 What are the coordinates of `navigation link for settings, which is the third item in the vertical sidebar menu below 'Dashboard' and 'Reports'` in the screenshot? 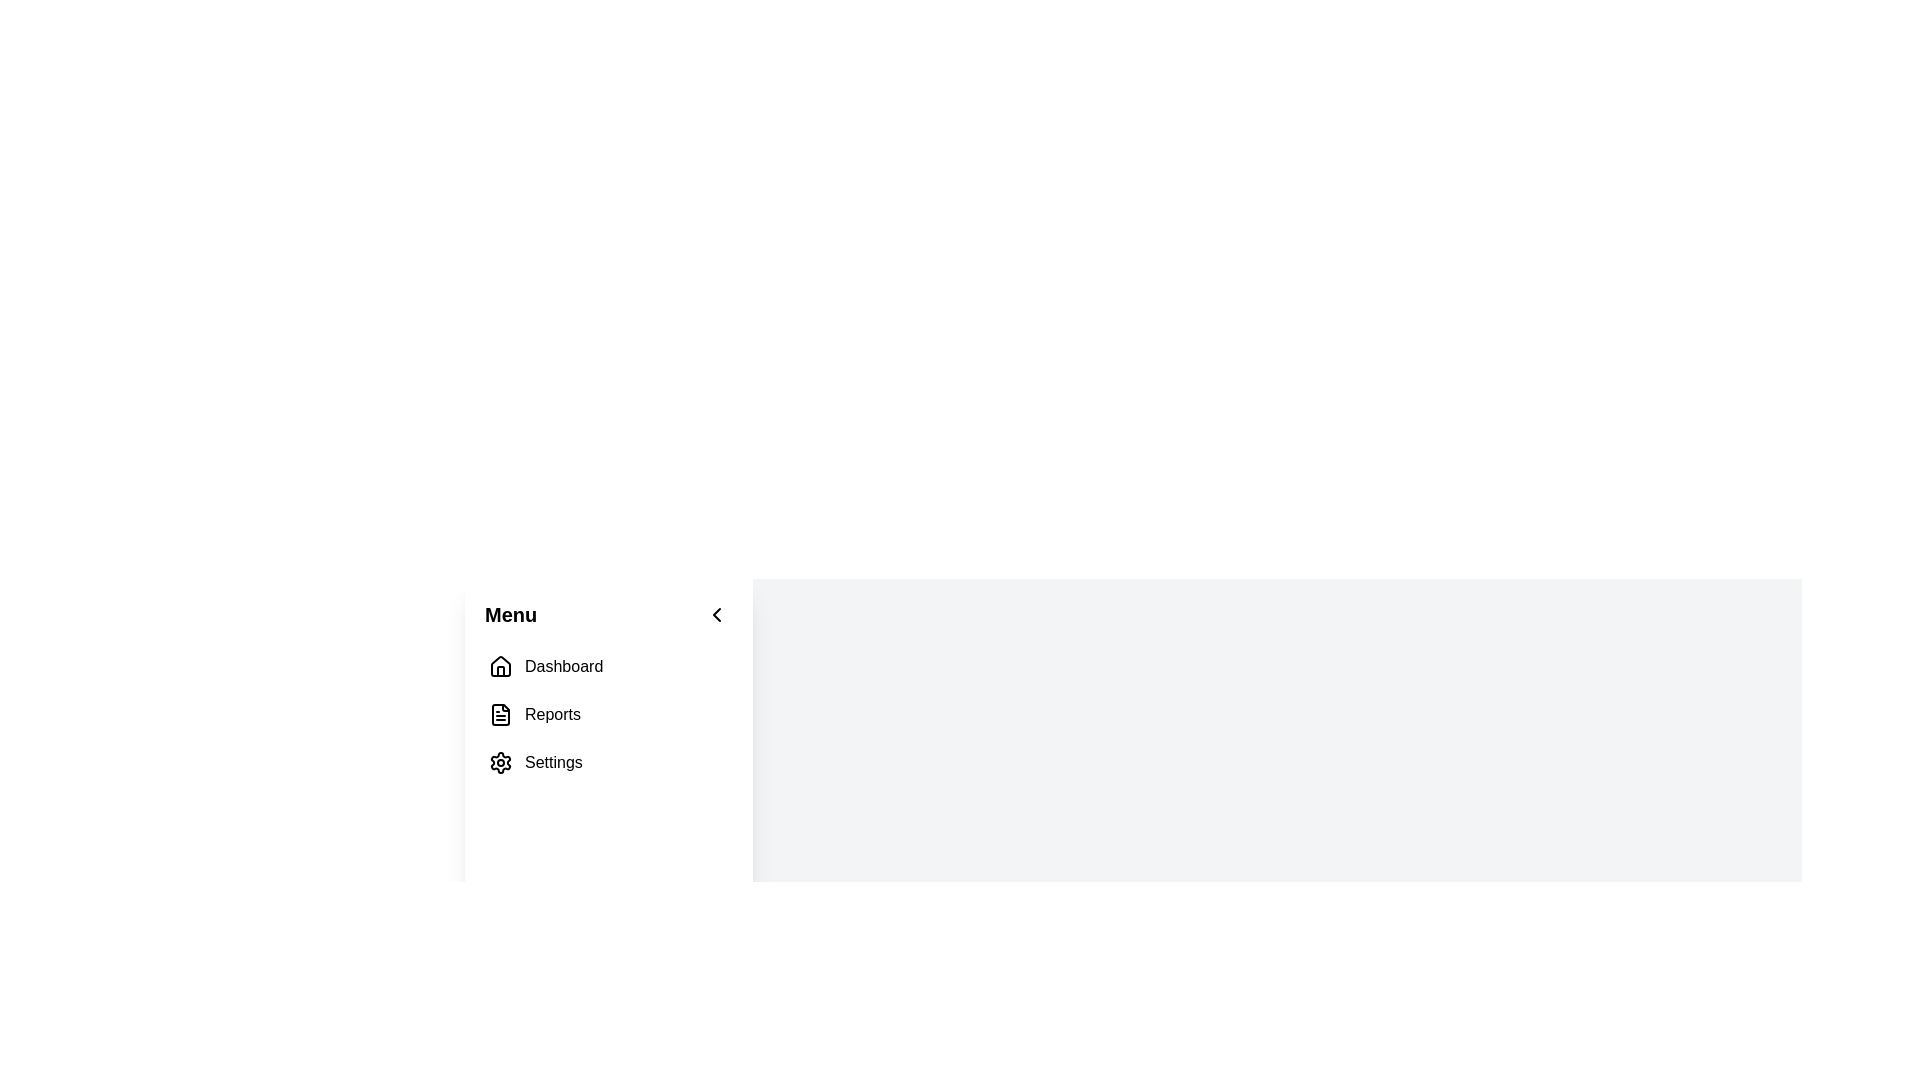 It's located at (608, 763).